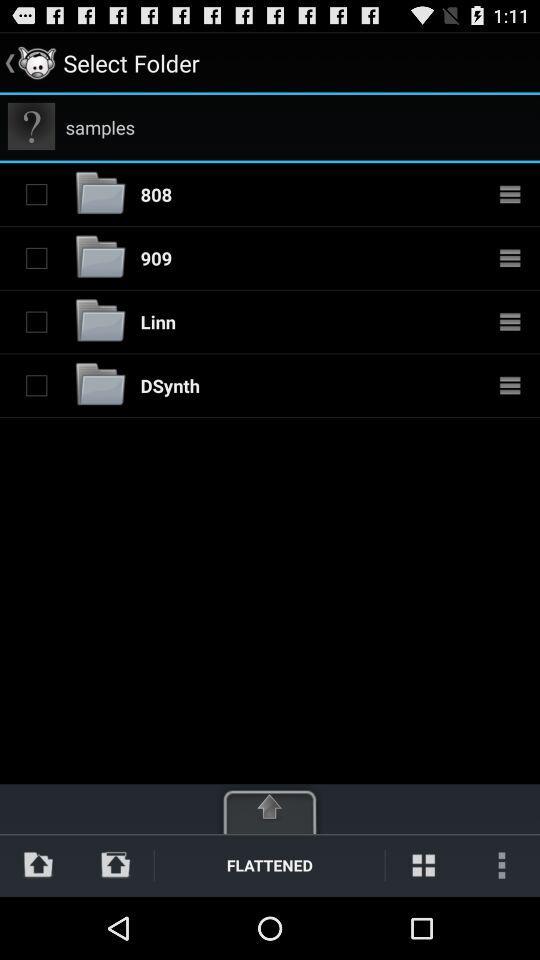 Image resolution: width=540 pixels, height=960 pixels. Describe the element at coordinates (36, 257) in the screenshot. I see `file to select` at that location.